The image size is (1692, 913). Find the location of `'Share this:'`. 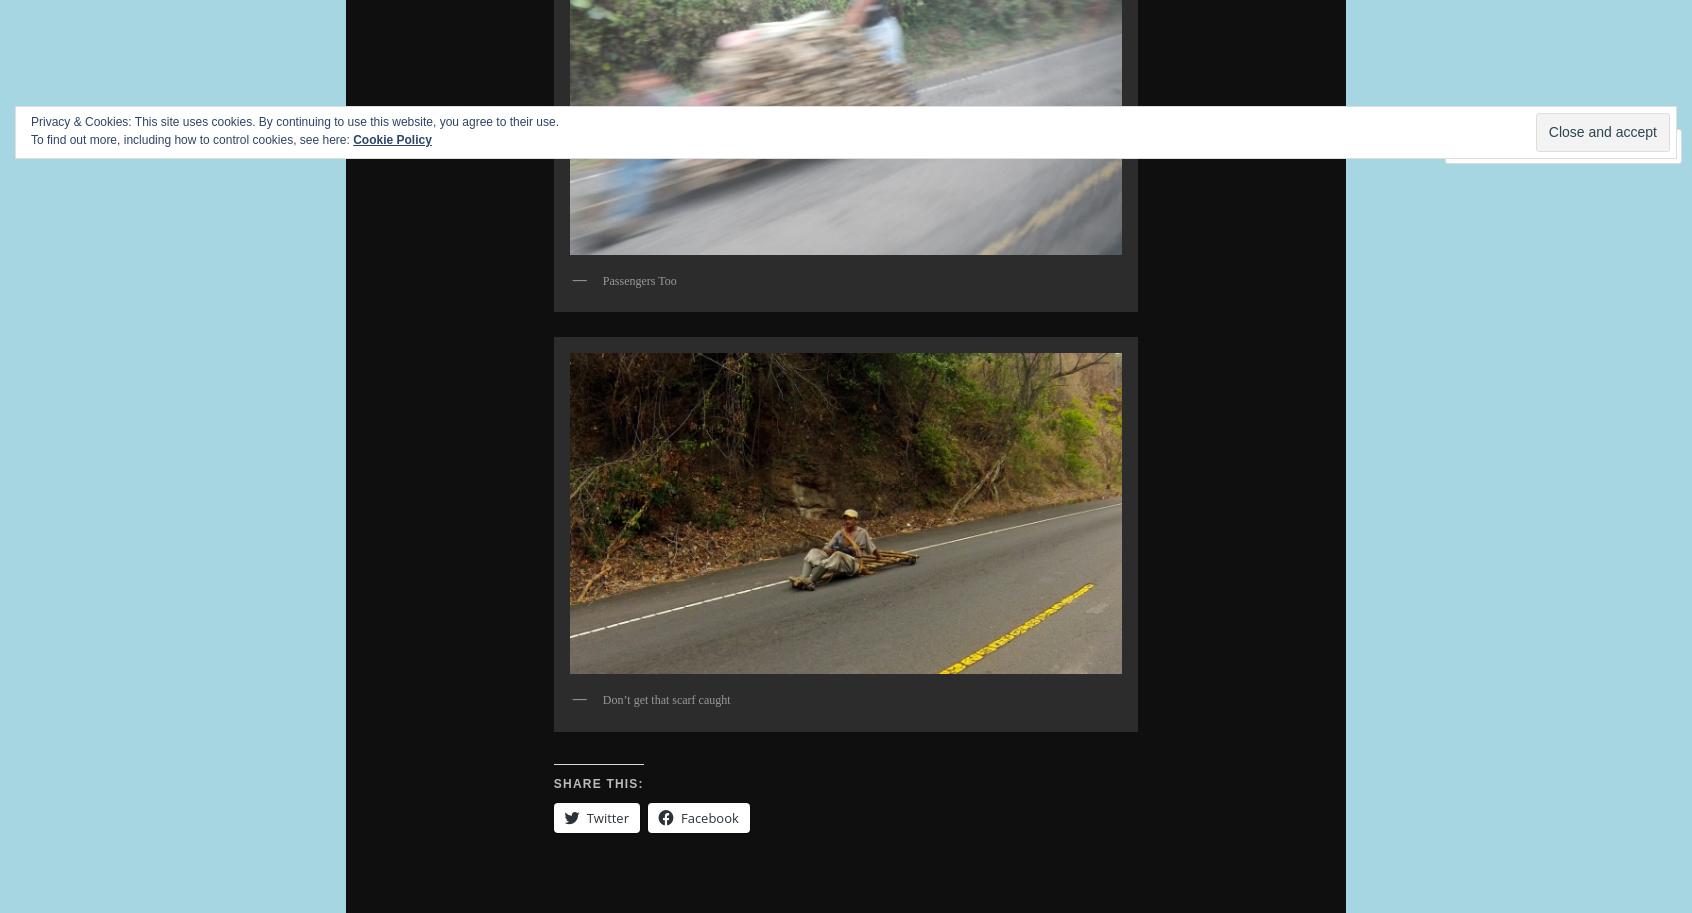

'Share this:' is located at coordinates (596, 782).